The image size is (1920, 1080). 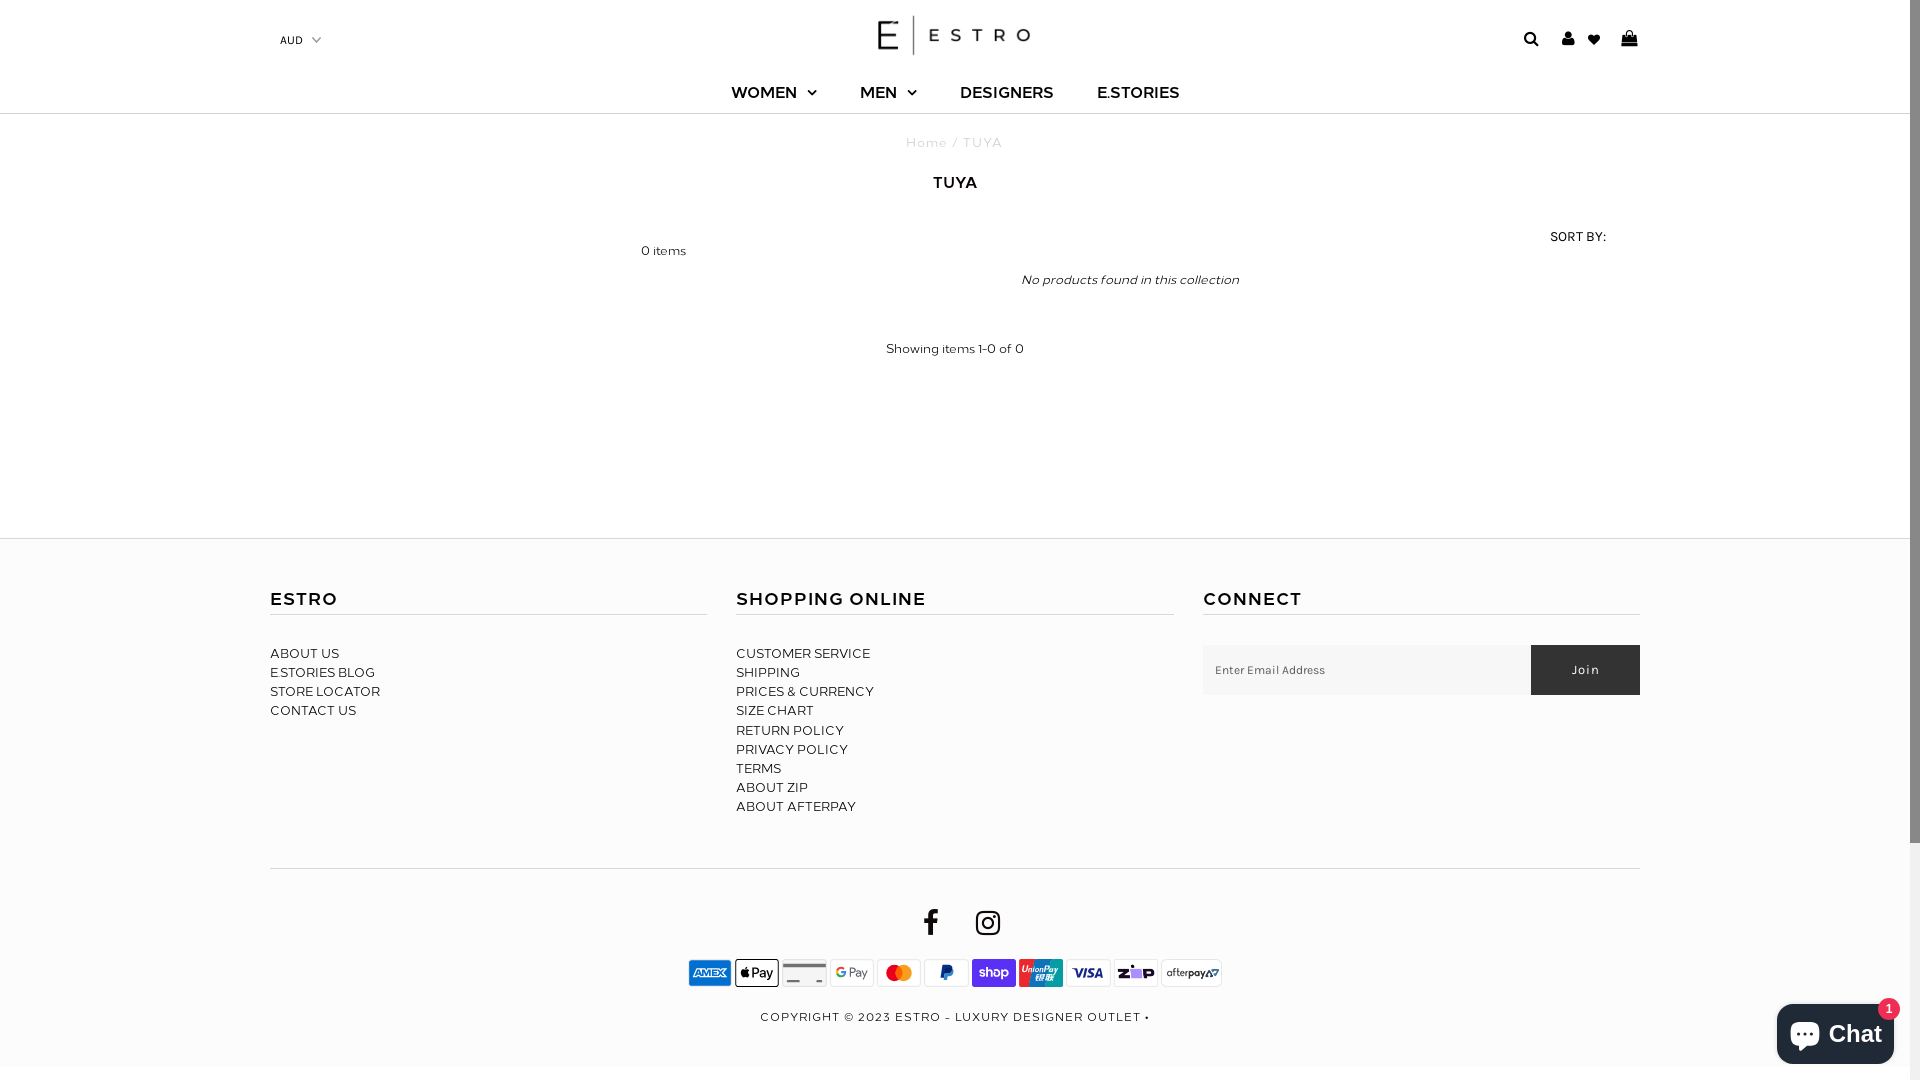 I want to click on 'DESIGNERS', so click(x=1007, y=92).